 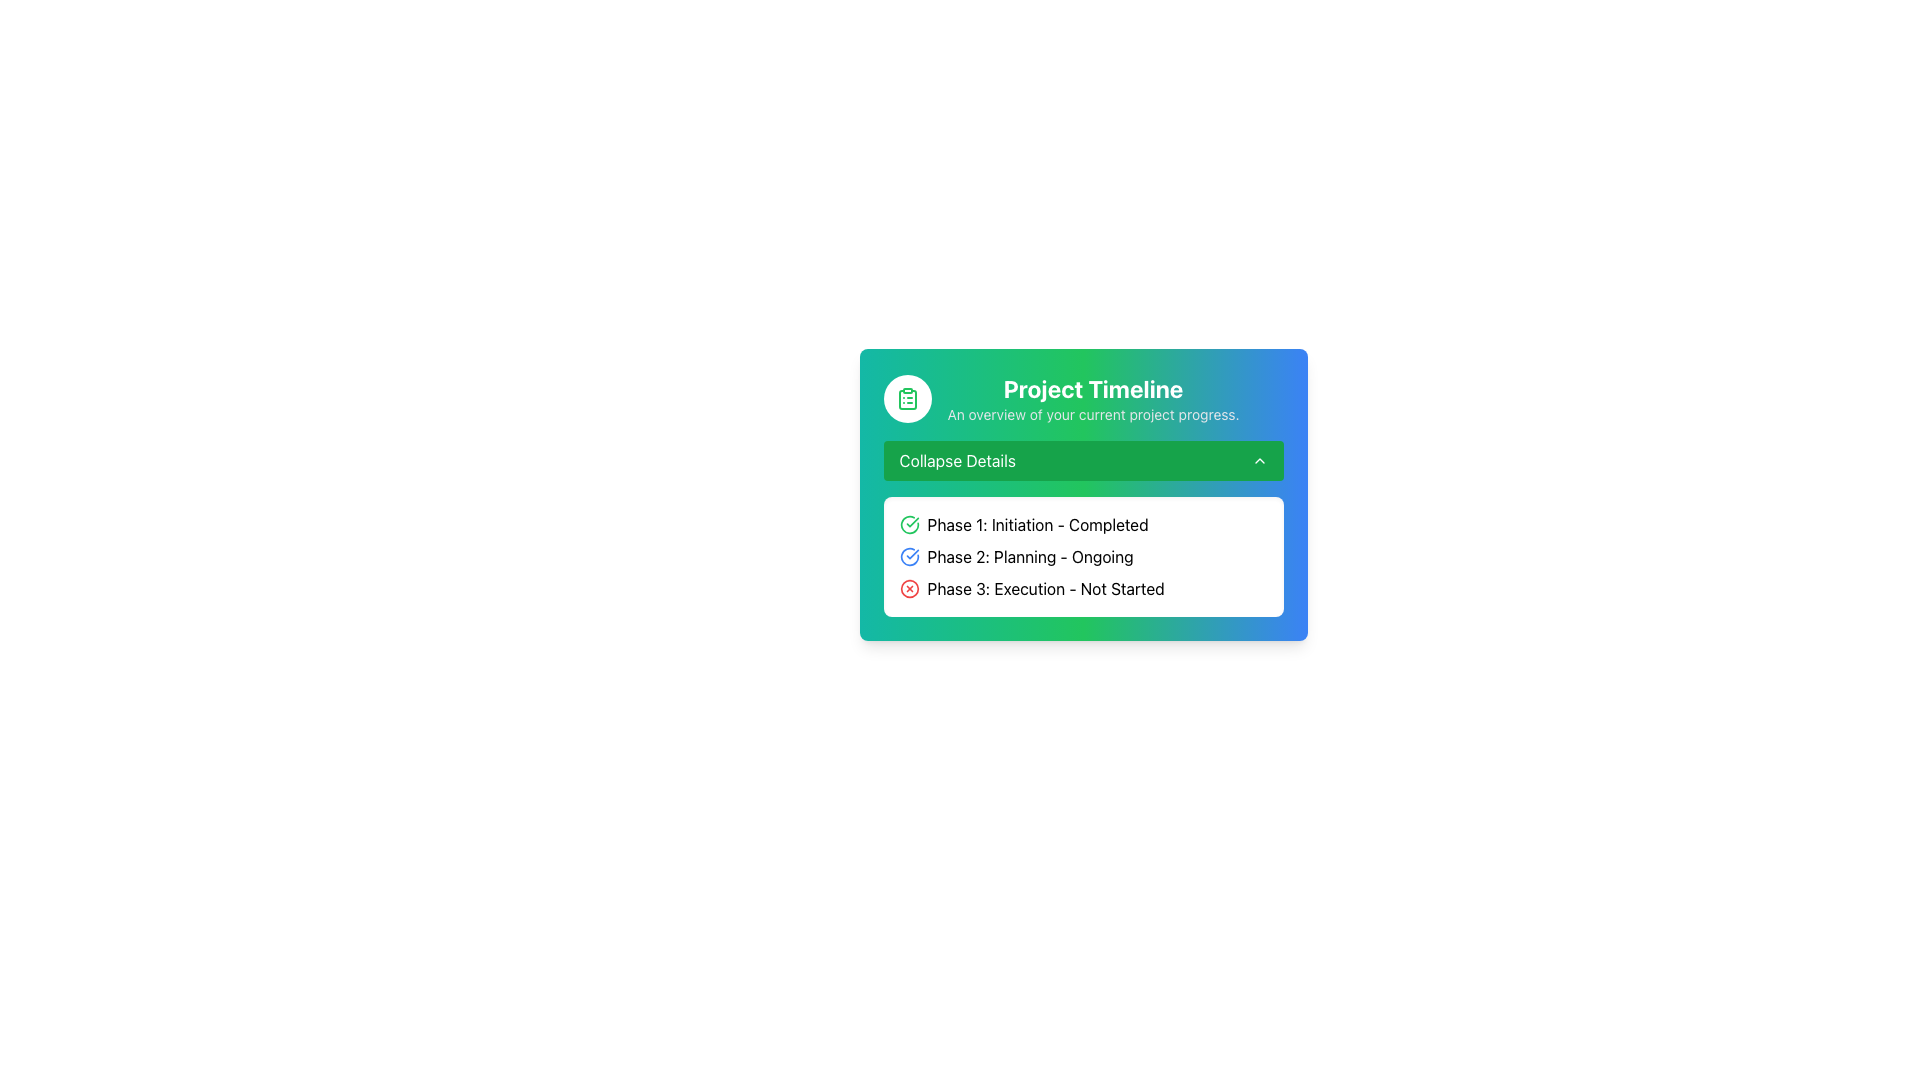 I want to click on the static text label indicating a collapsible section, located on the upper section of the green bar, positioned to the left side and aligned with an arrow icon, so click(x=956, y=461).